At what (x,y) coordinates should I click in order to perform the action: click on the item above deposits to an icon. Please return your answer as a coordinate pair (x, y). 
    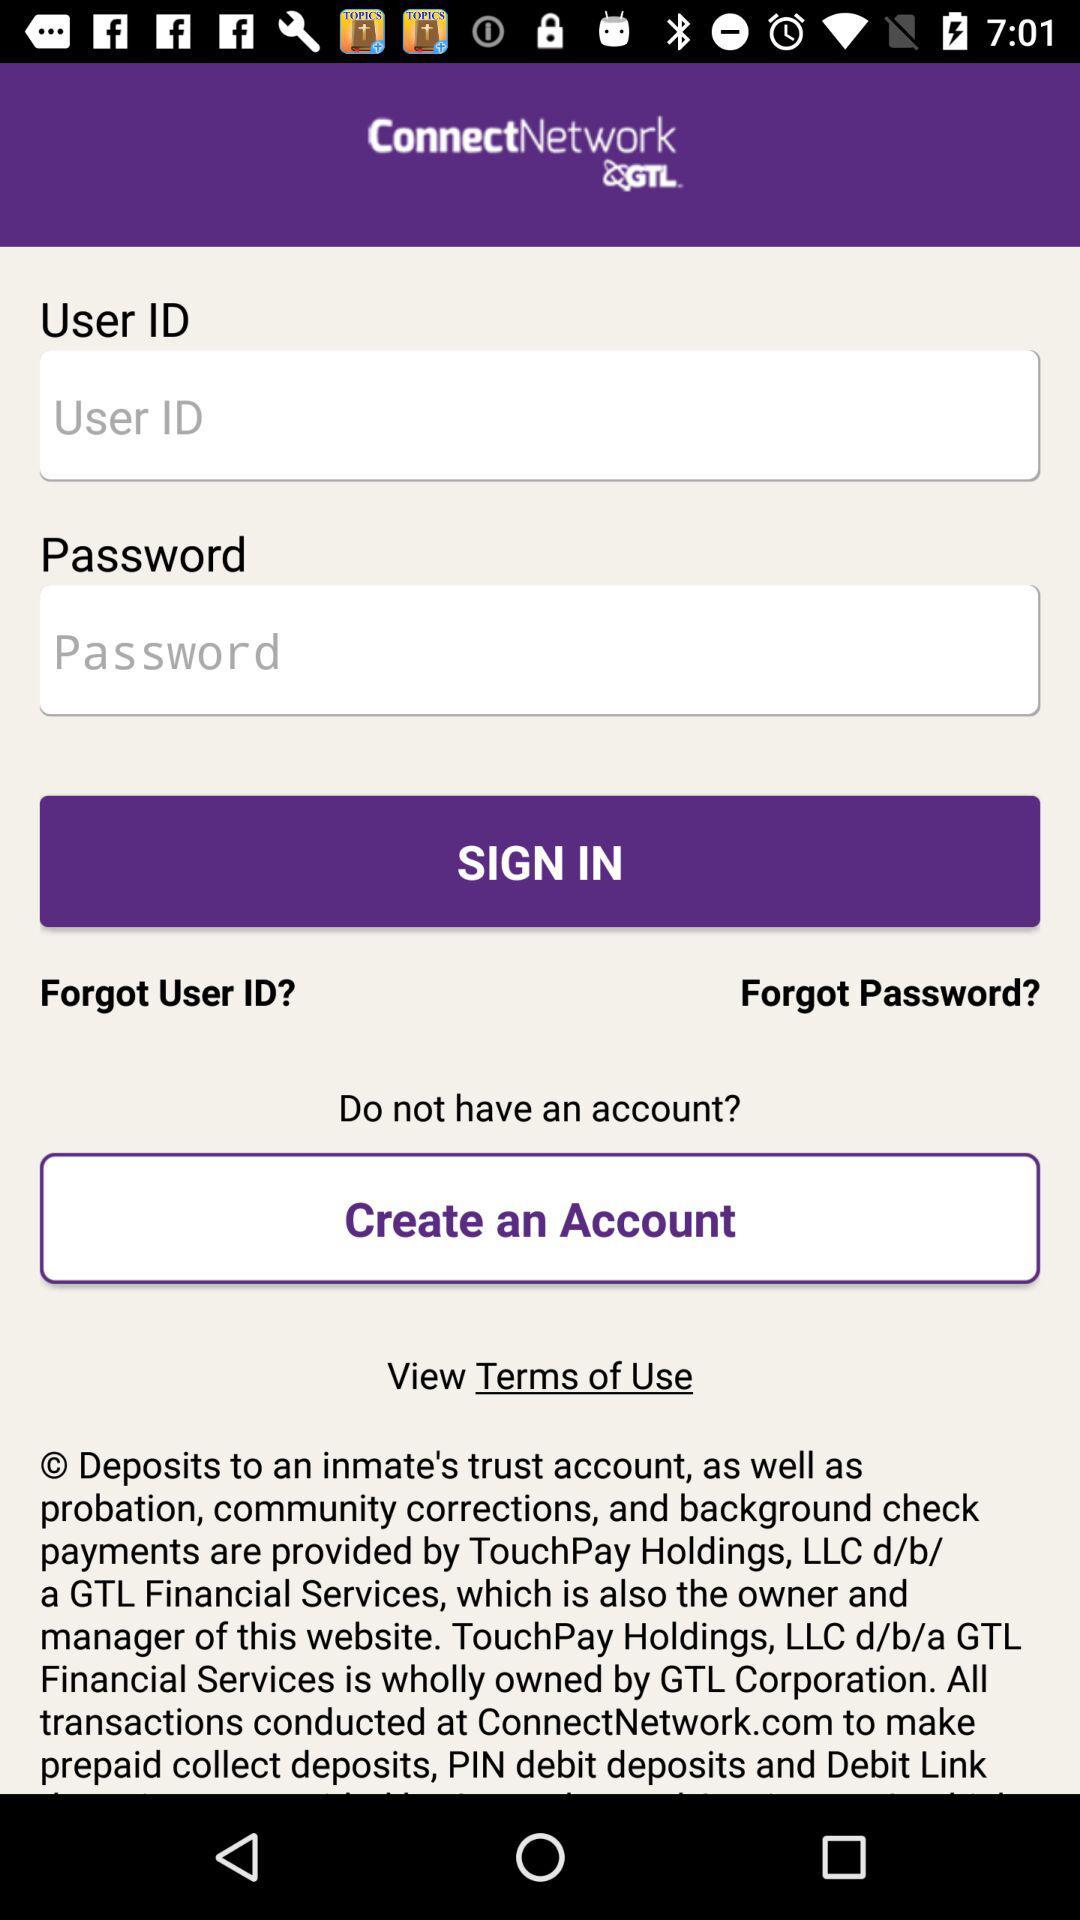
    Looking at the image, I should click on (540, 1373).